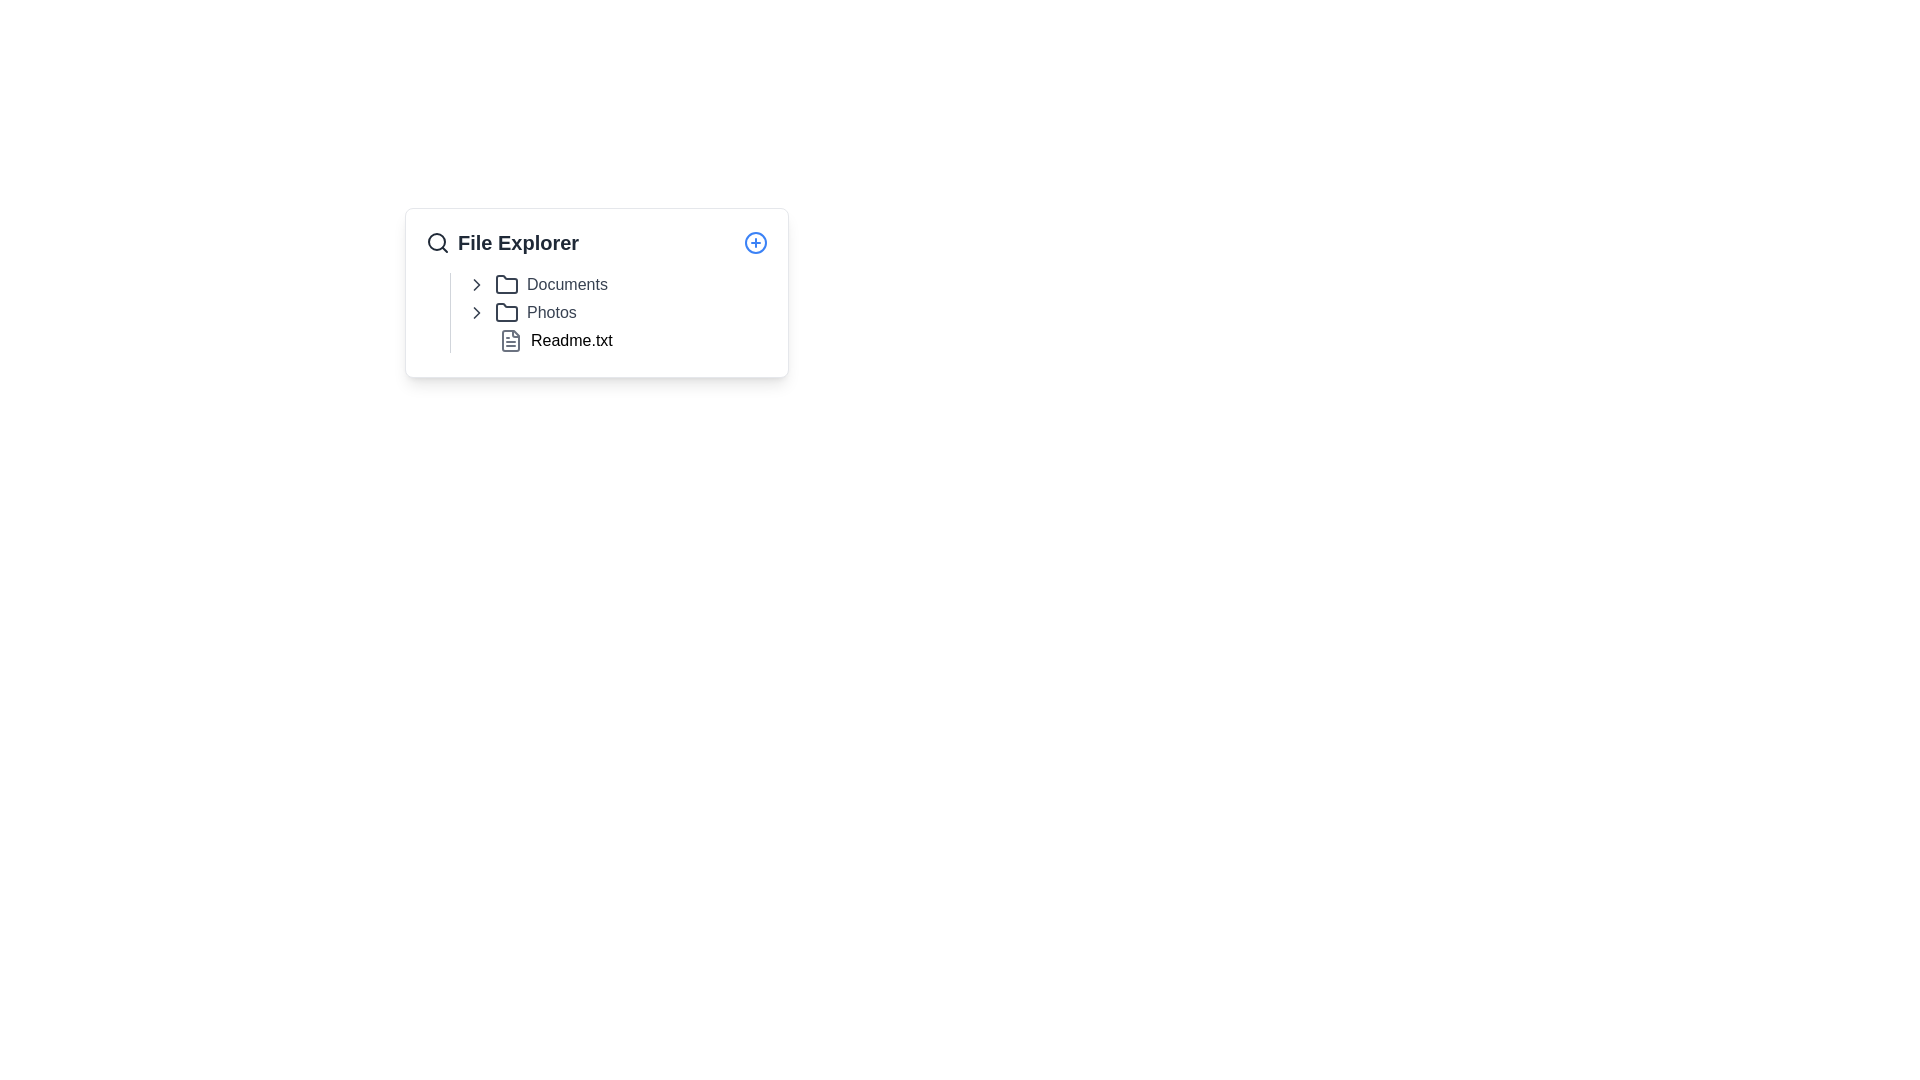 The height and width of the screenshot is (1080, 1920). What do you see at coordinates (475, 312) in the screenshot?
I see `the chevron-right icon located to the left of the 'Documents' text` at bounding box center [475, 312].